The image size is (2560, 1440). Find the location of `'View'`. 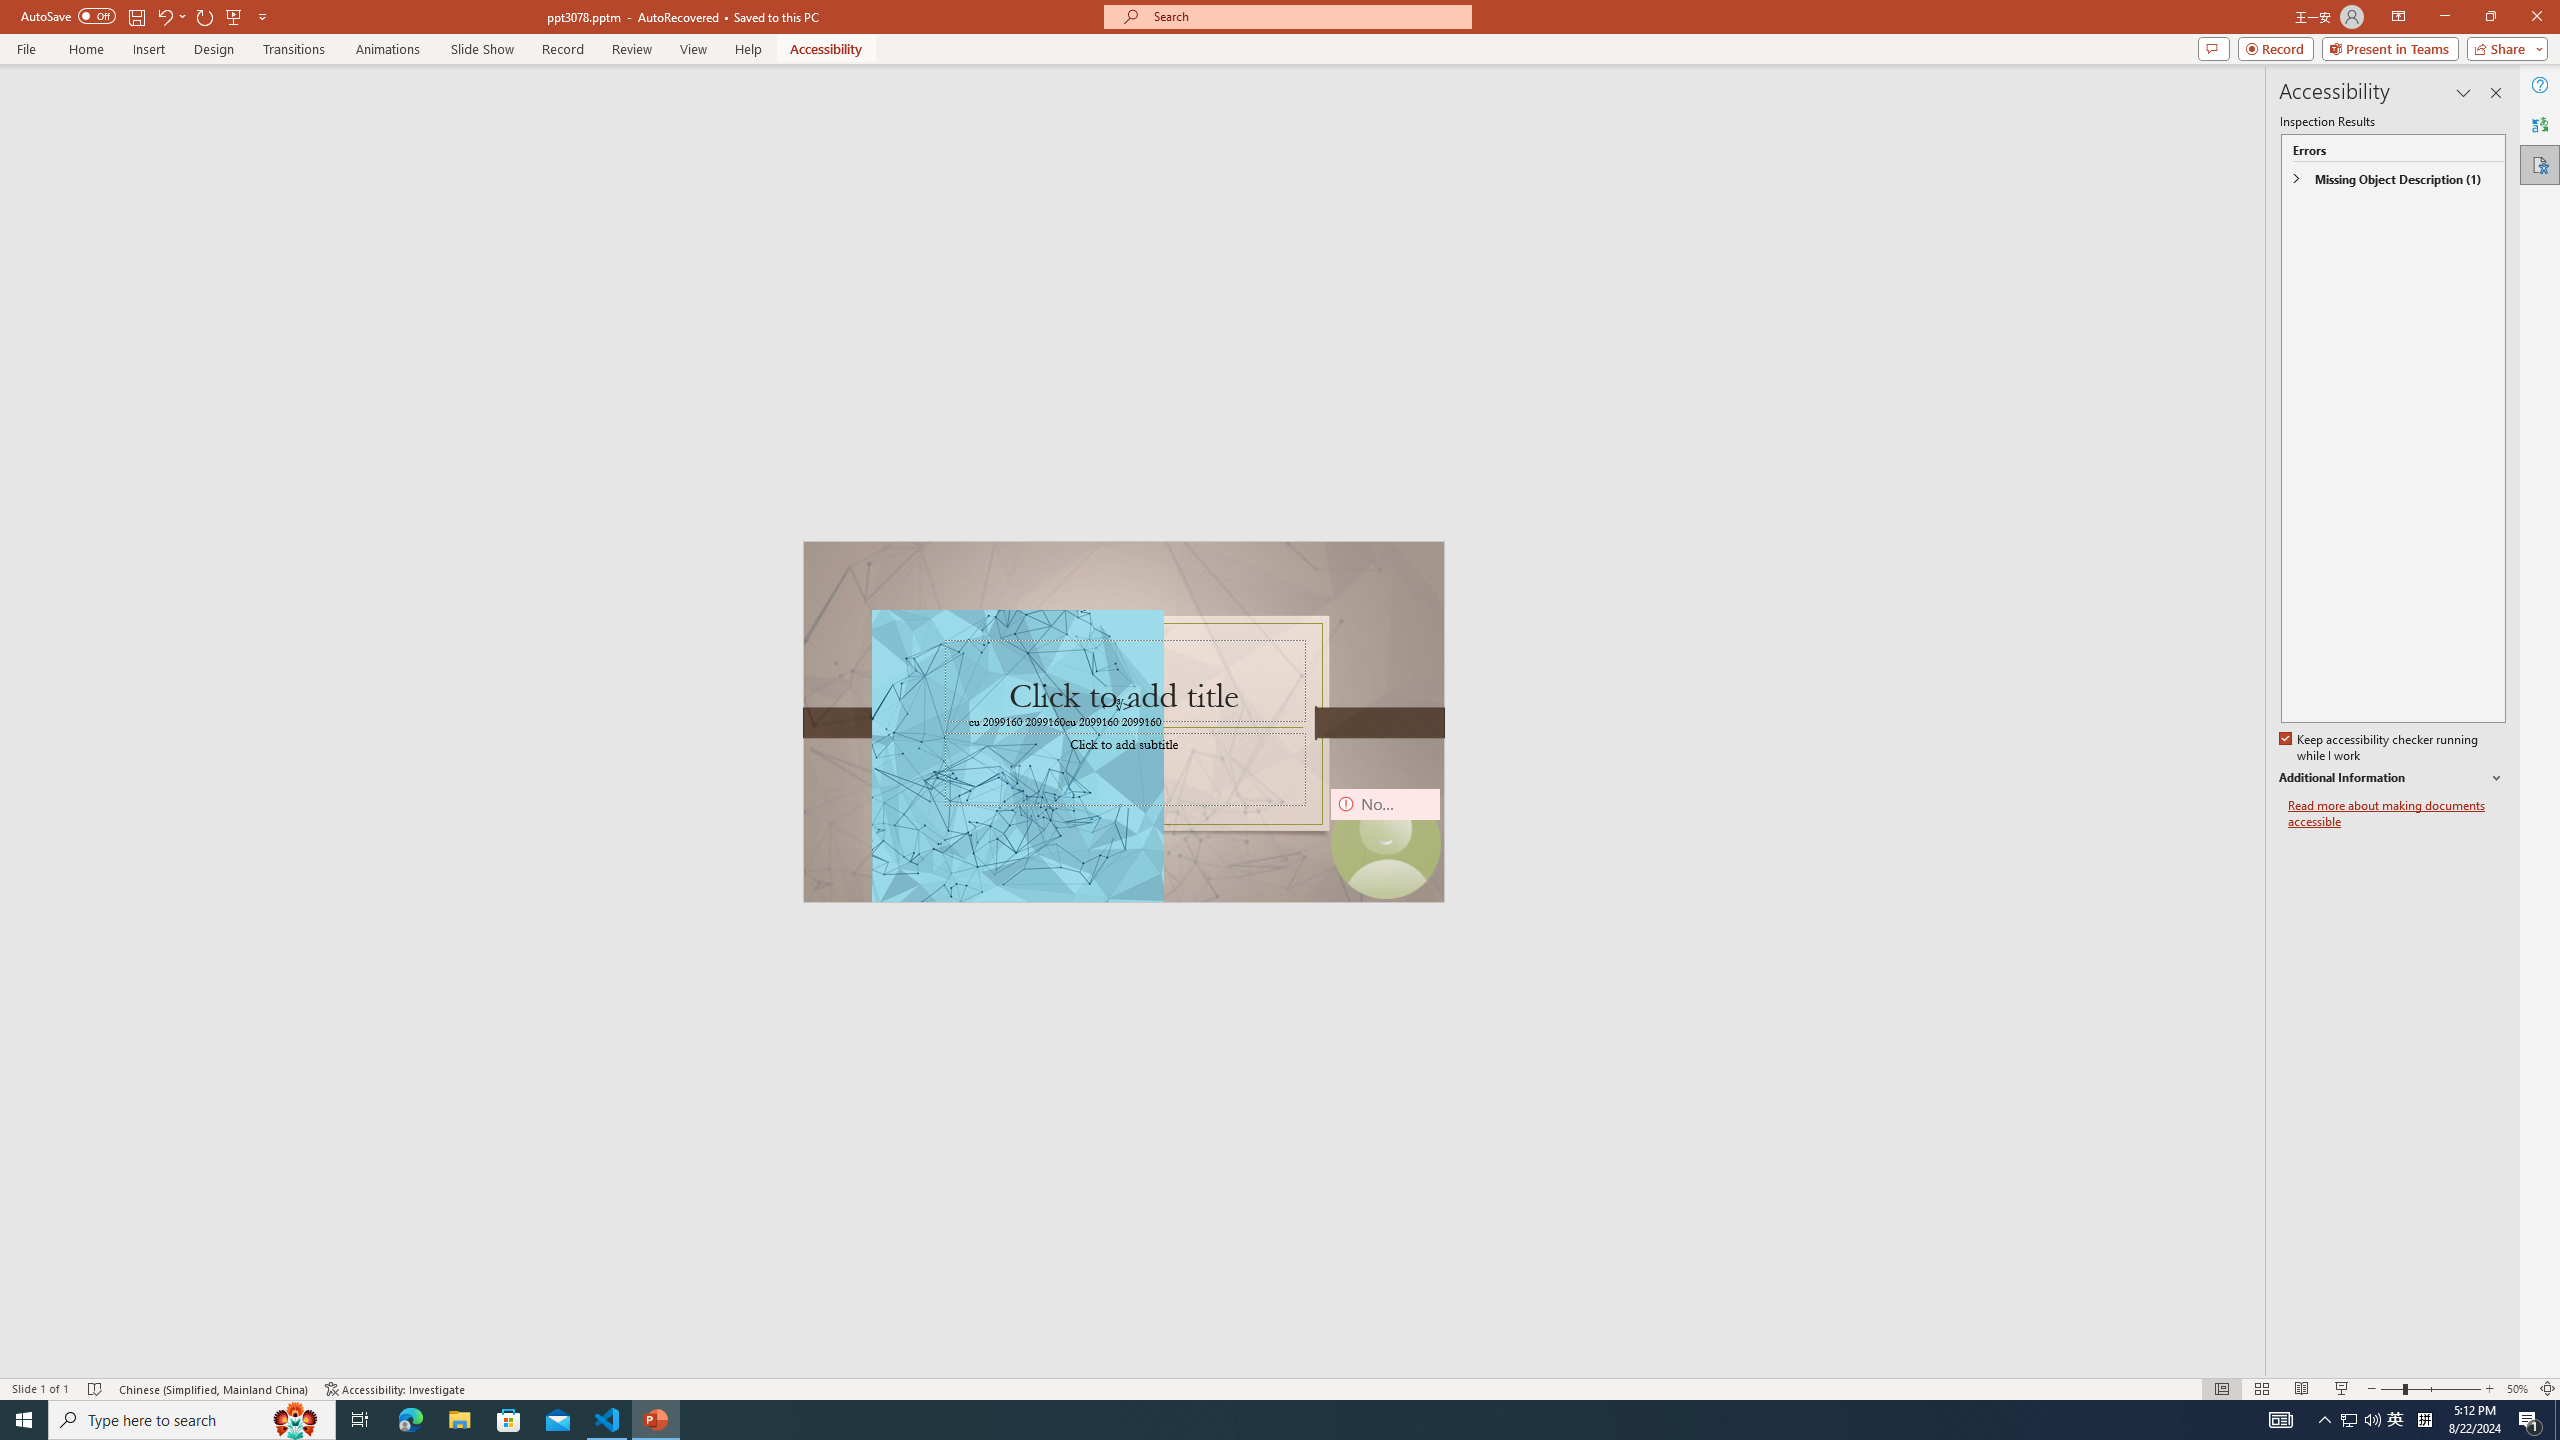

'View' is located at coordinates (694, 49).